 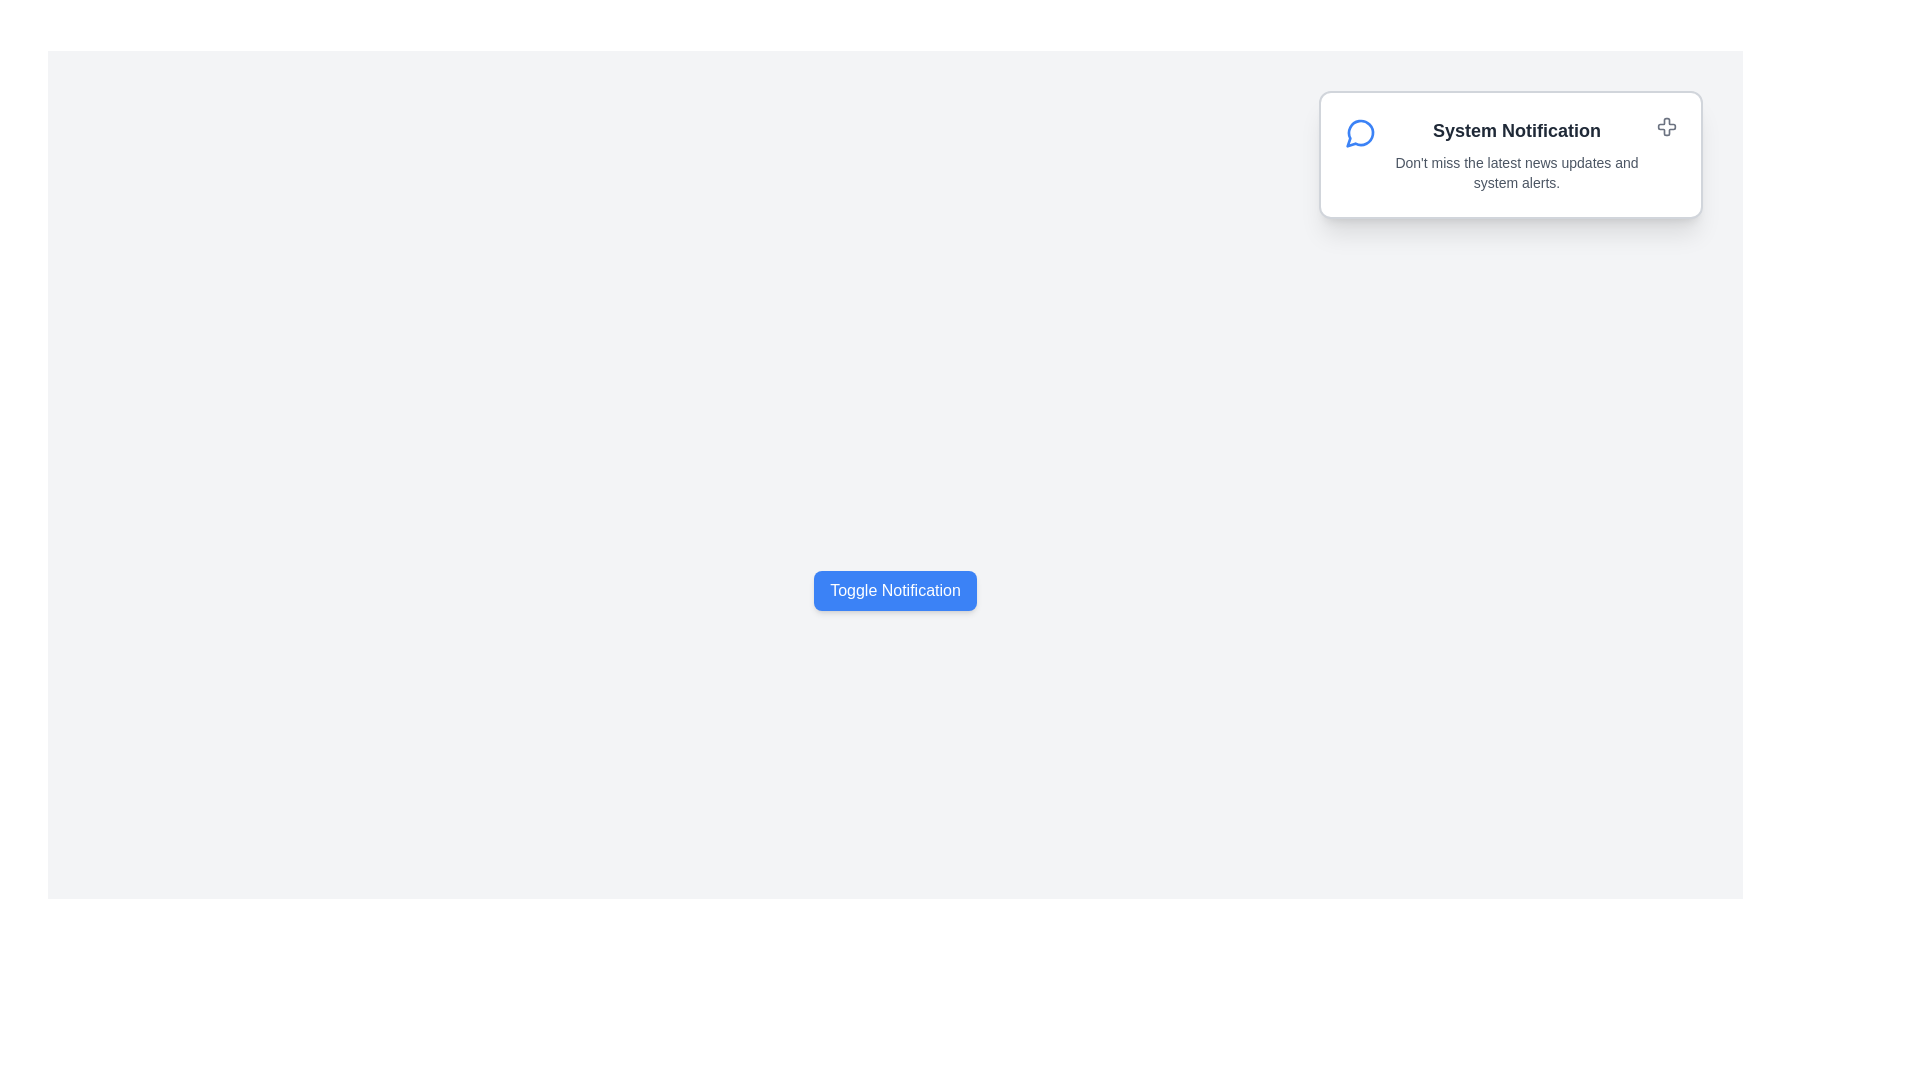 What do you see at coordinates (894, 589) in the screenshot?
I see `the button located in the lower section of the interface` at bounding box center [894, 589].